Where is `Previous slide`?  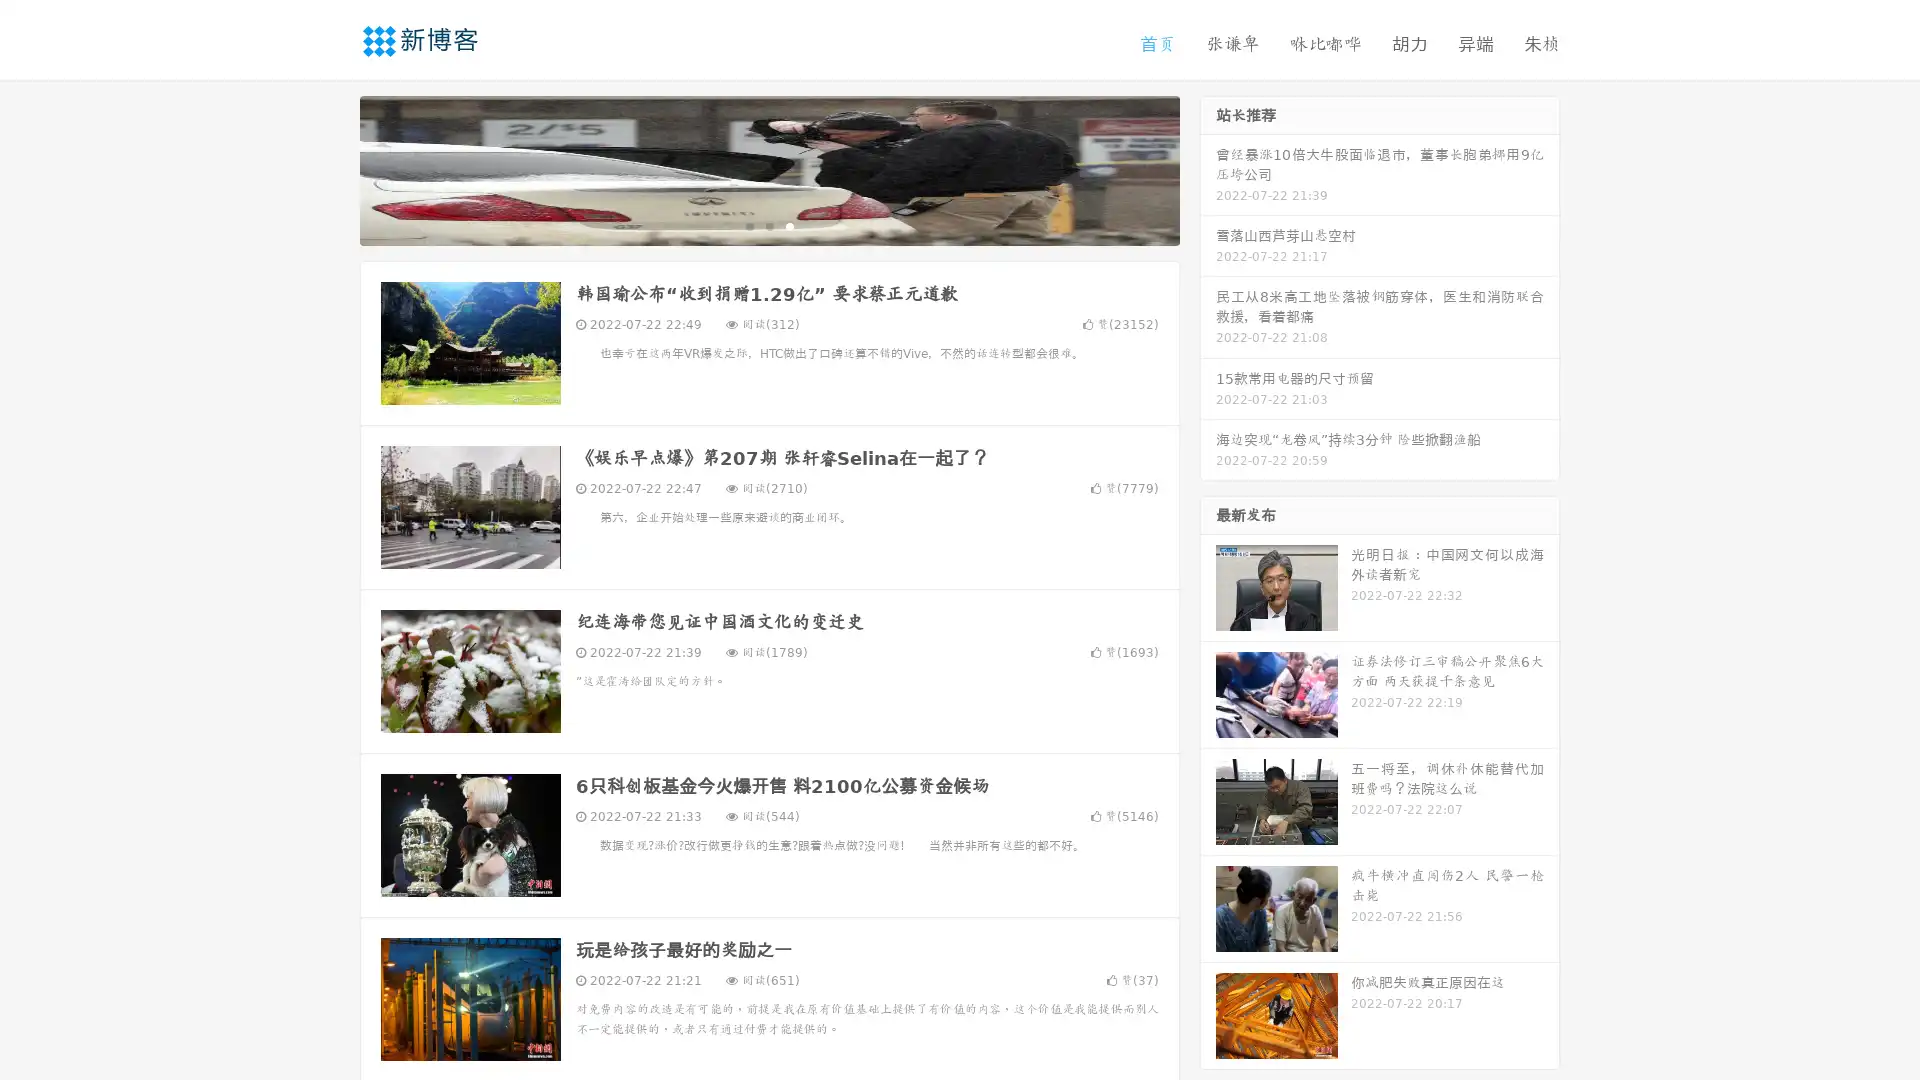 Previous slide is located at coordinates (330, 168).